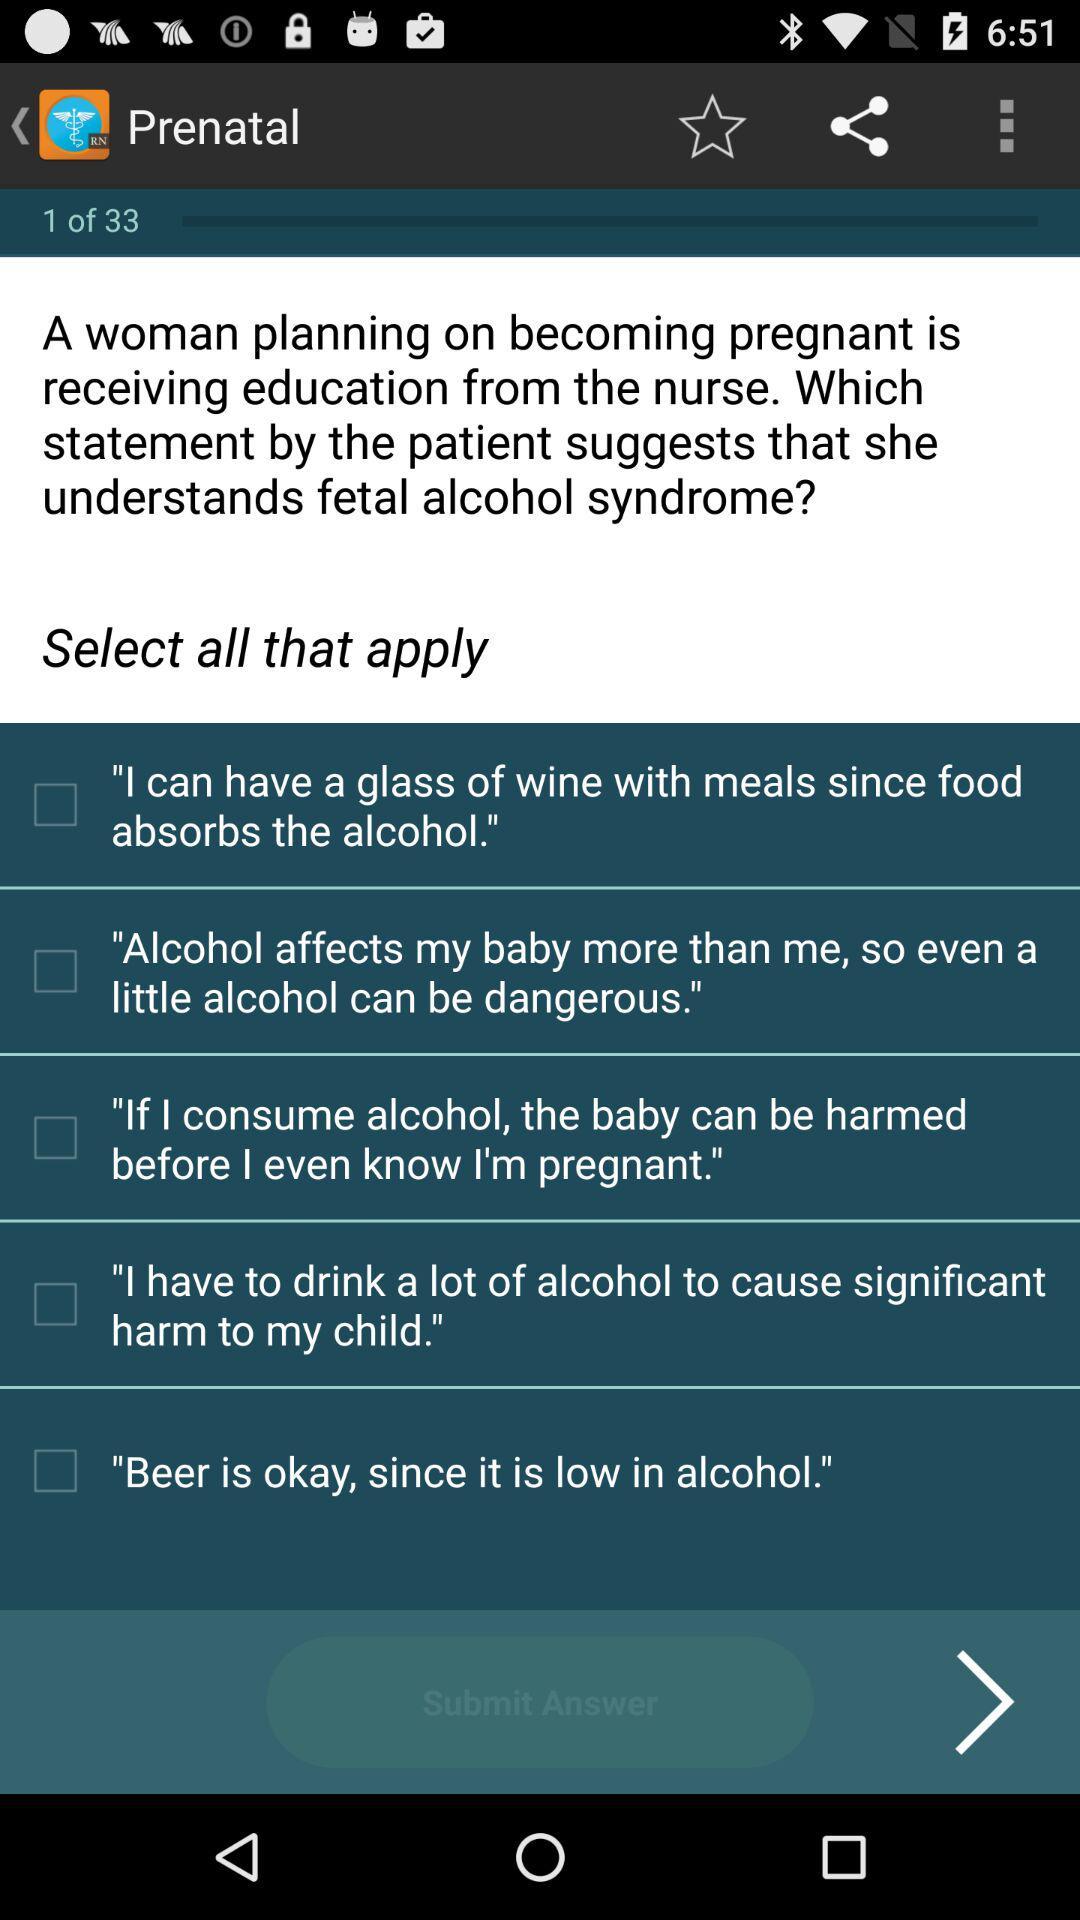  Describe the element at coordinates (540, 1701) in the screenshot. I see `icon below the beer is okay item` at that location.